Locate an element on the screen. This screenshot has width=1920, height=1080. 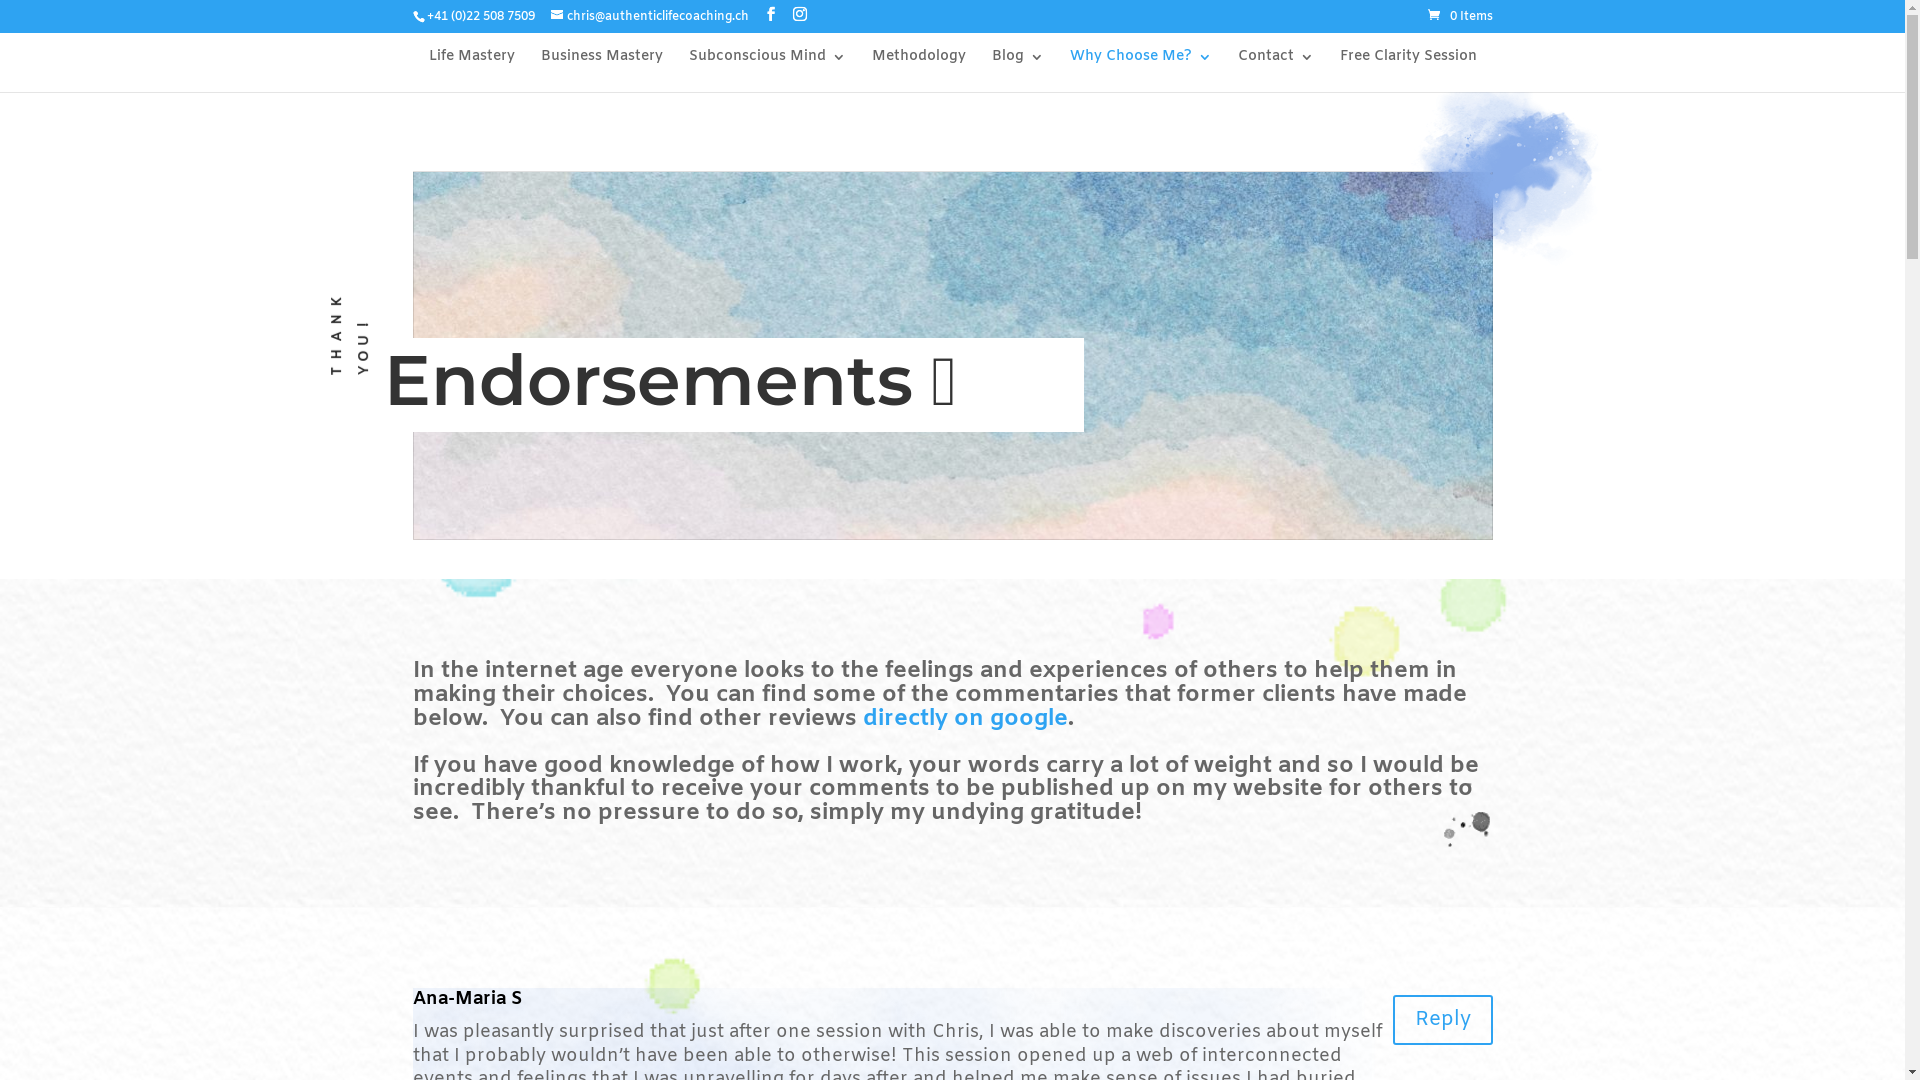
'Free Clarity Session' is located at coordinates (1339, 69).